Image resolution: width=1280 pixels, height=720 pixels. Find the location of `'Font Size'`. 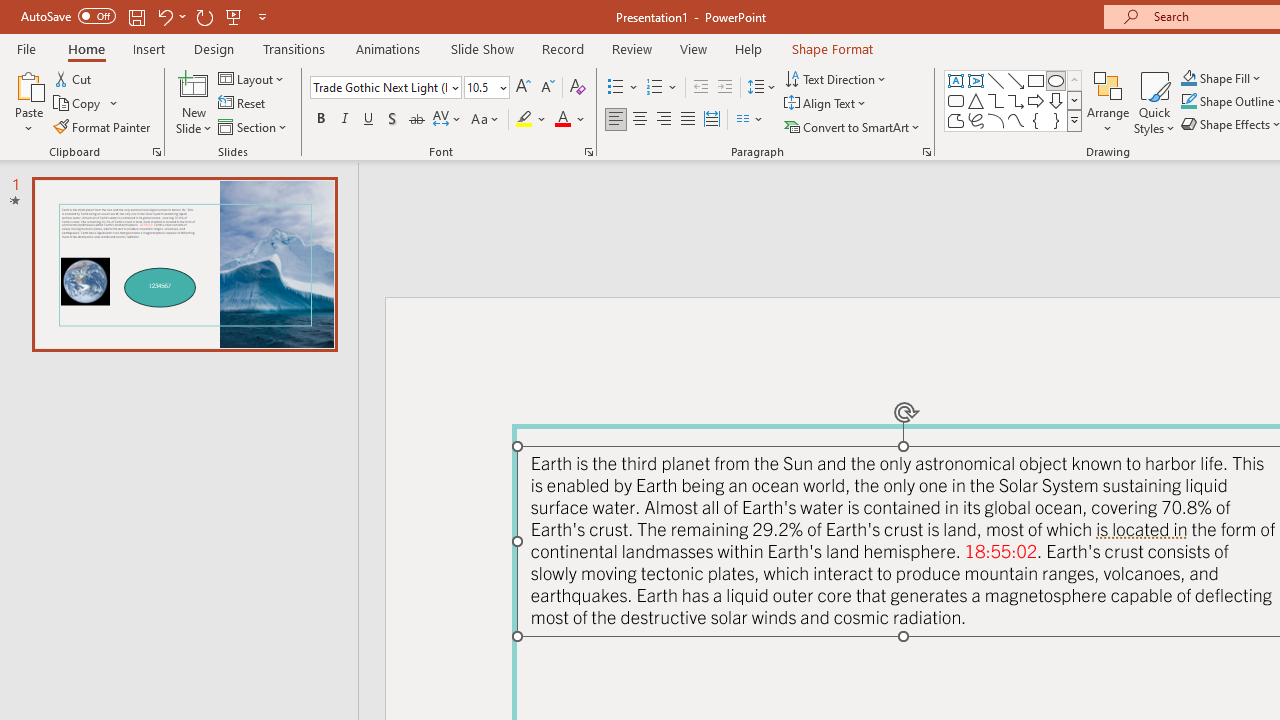

'Font Size' is located at coordinates (480, 86).